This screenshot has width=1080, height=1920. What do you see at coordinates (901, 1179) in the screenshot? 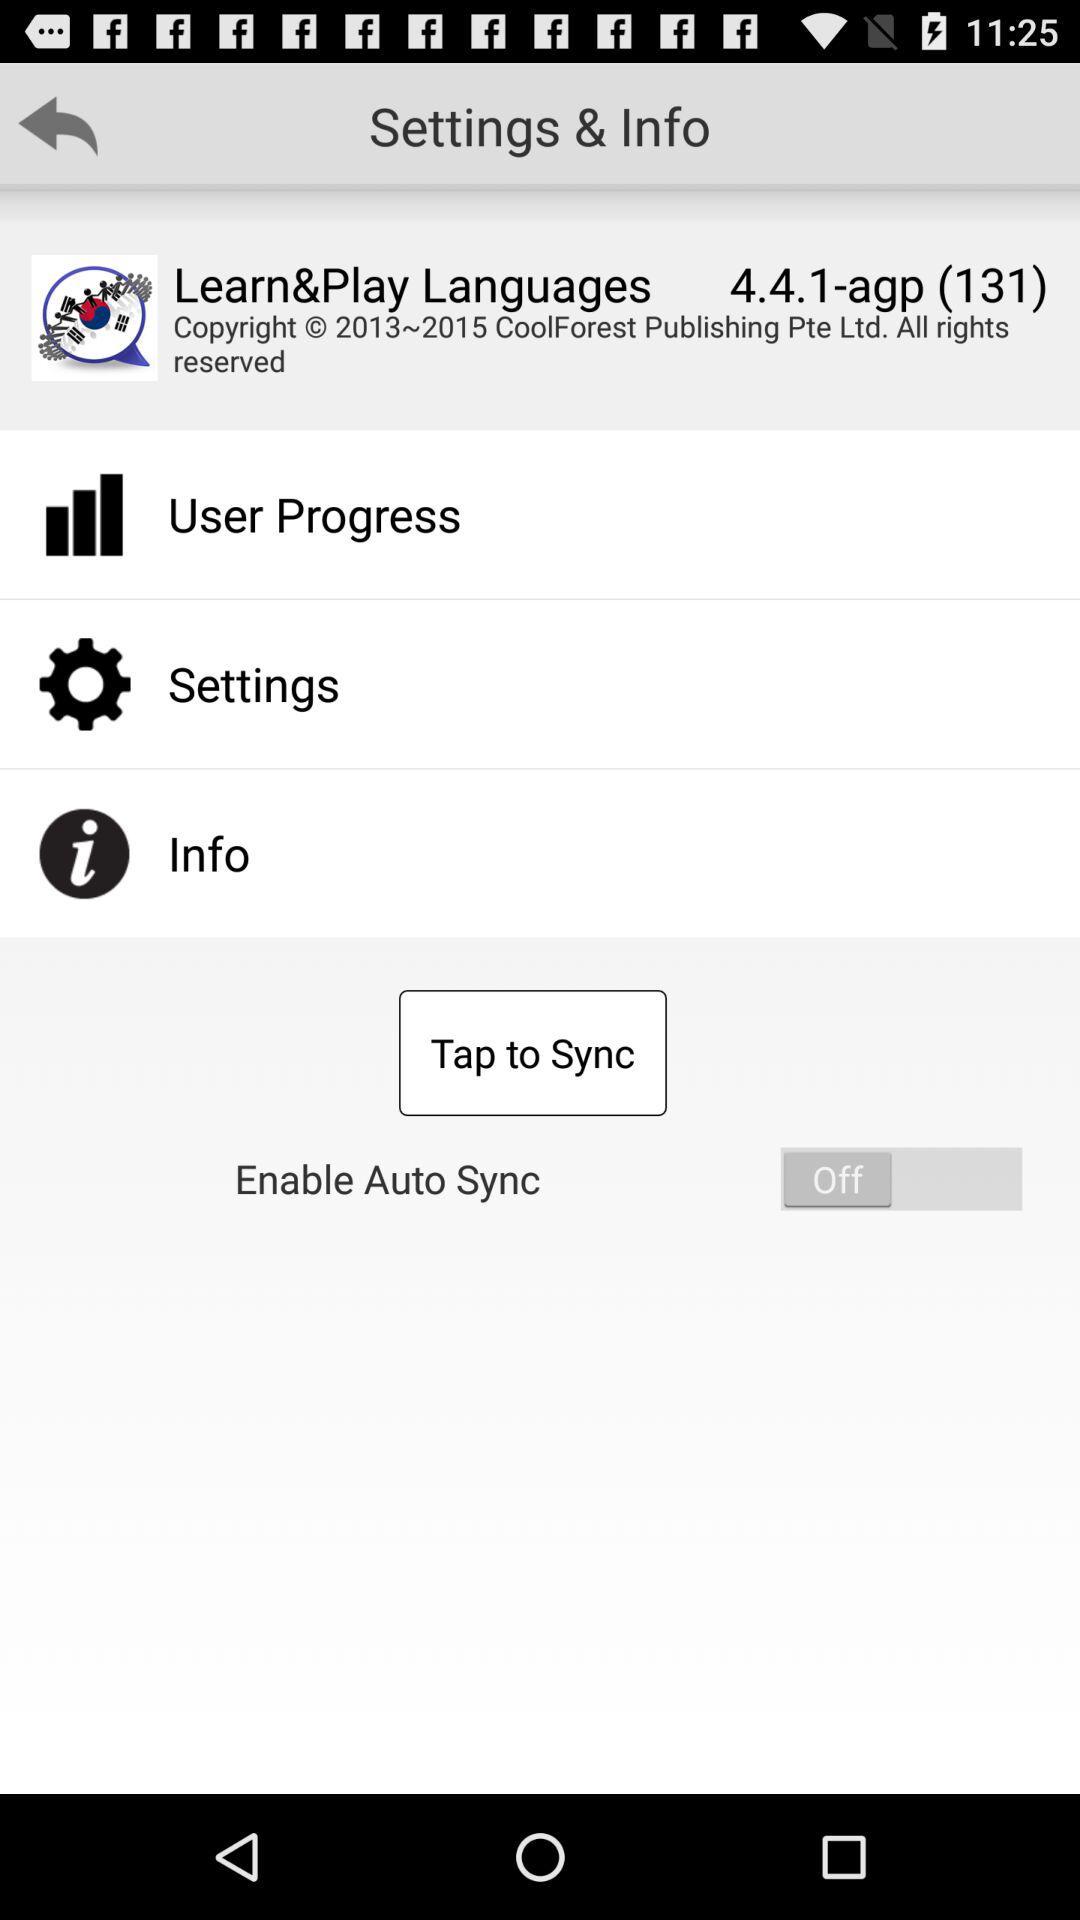
I see `turn off auto sync` at bounding box center [901, 1179].